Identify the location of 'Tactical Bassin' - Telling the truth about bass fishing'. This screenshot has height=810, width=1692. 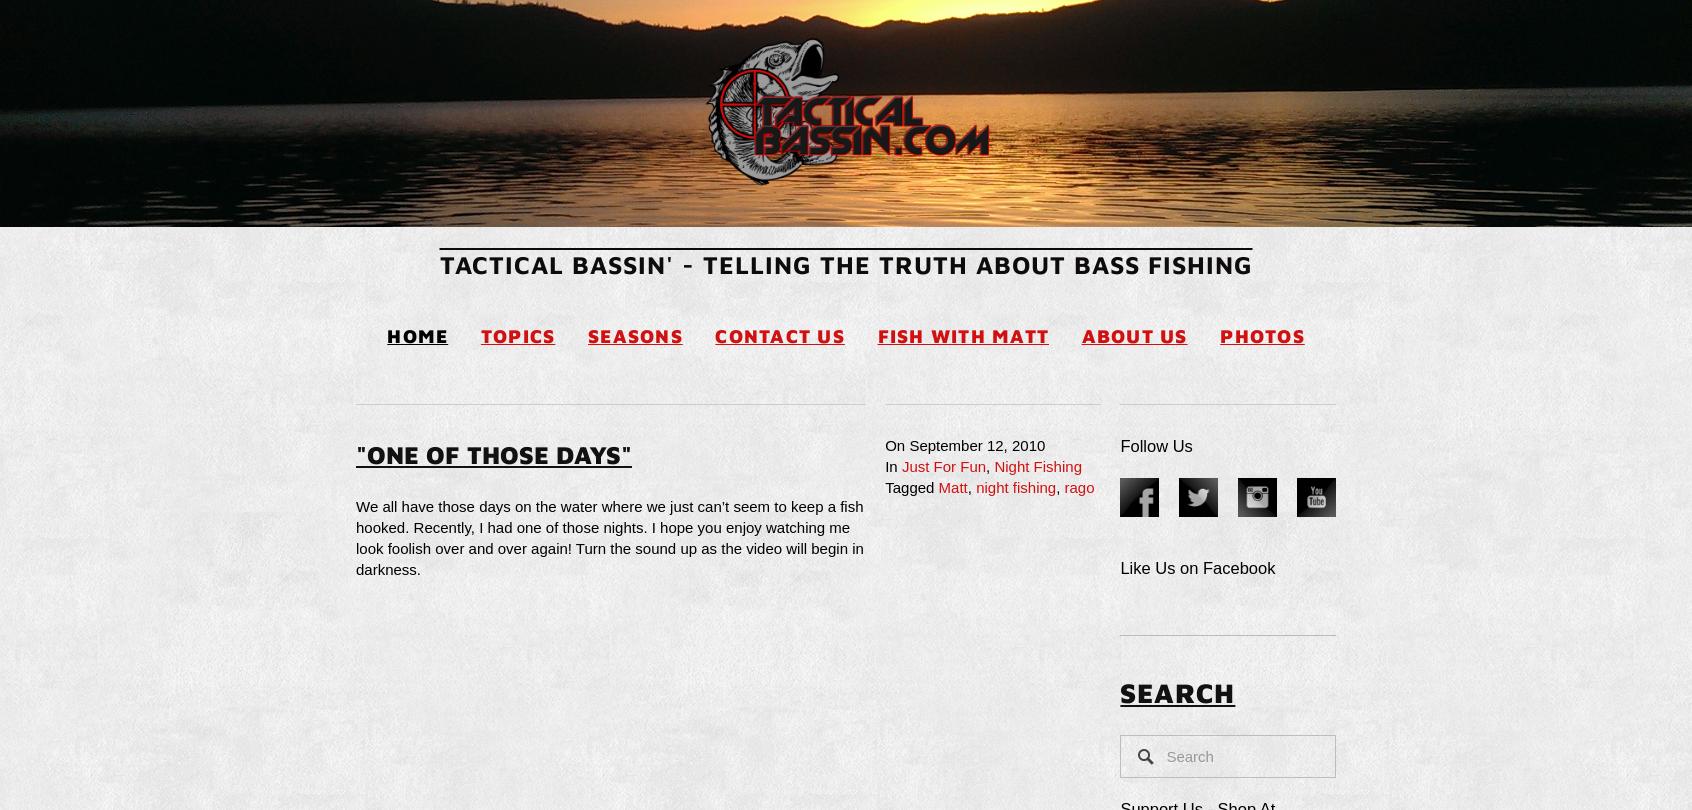
(438, 263).